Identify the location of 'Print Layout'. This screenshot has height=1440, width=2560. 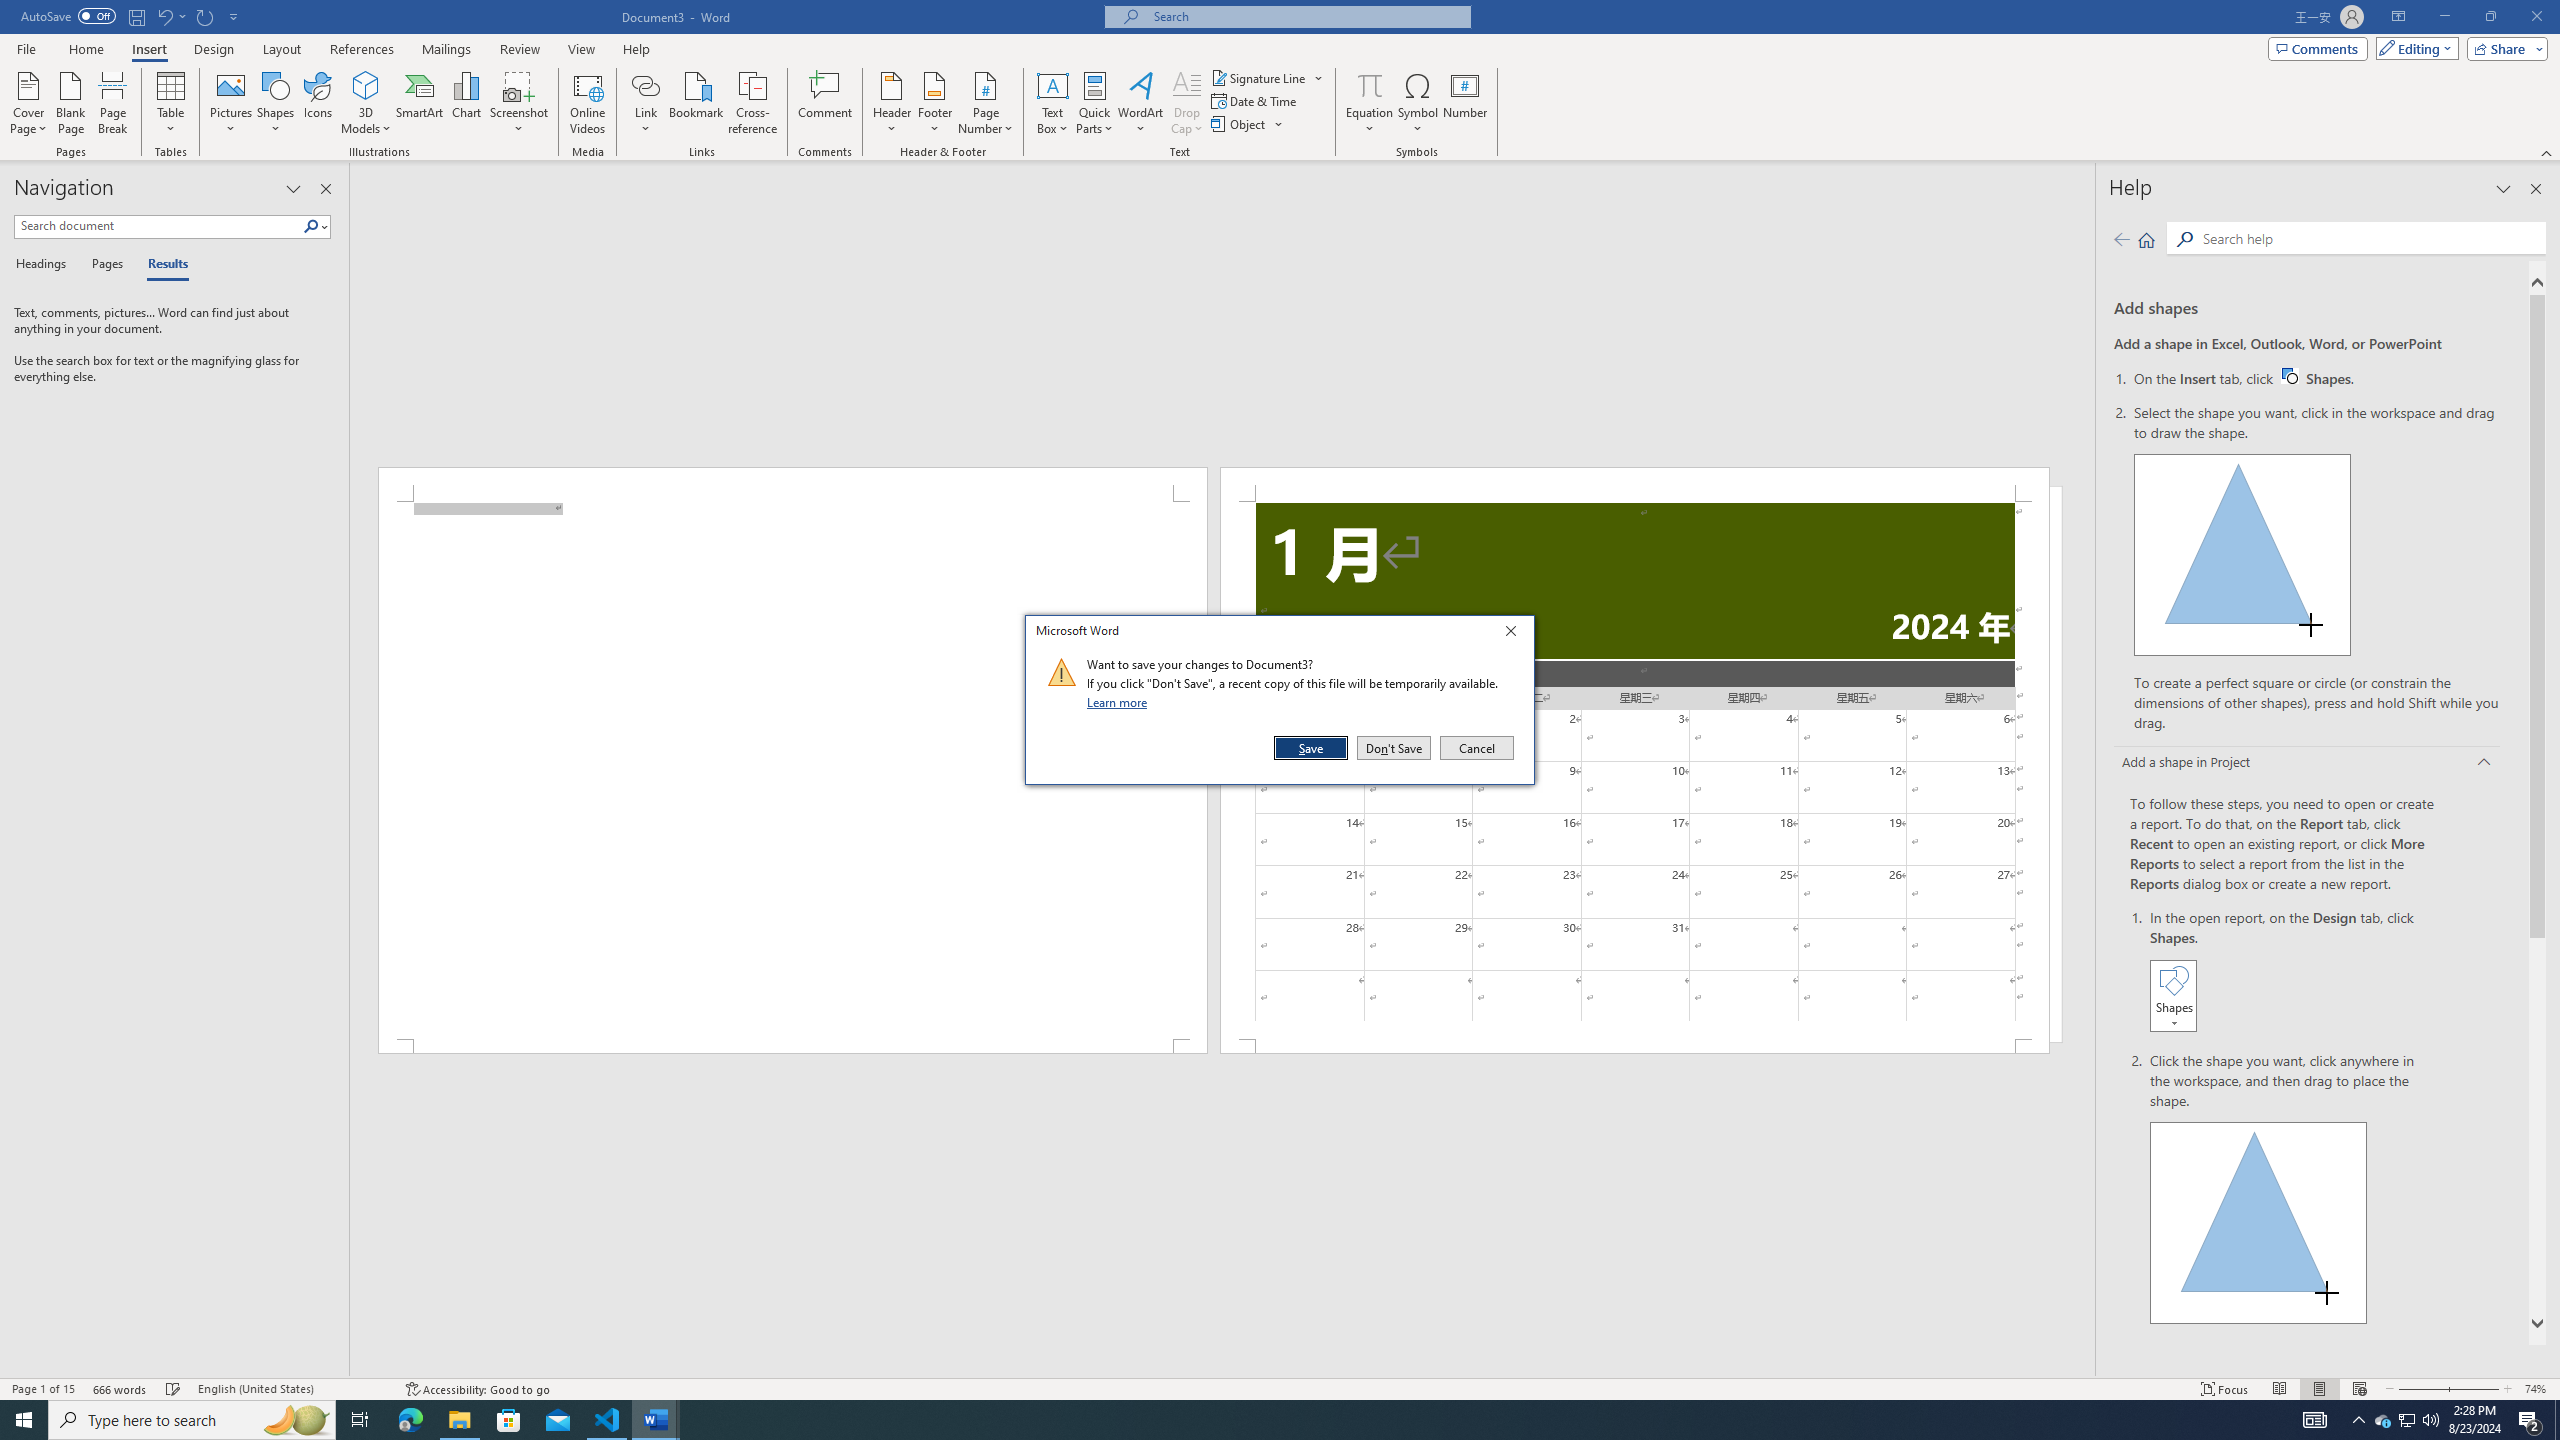
(2319, 1389).